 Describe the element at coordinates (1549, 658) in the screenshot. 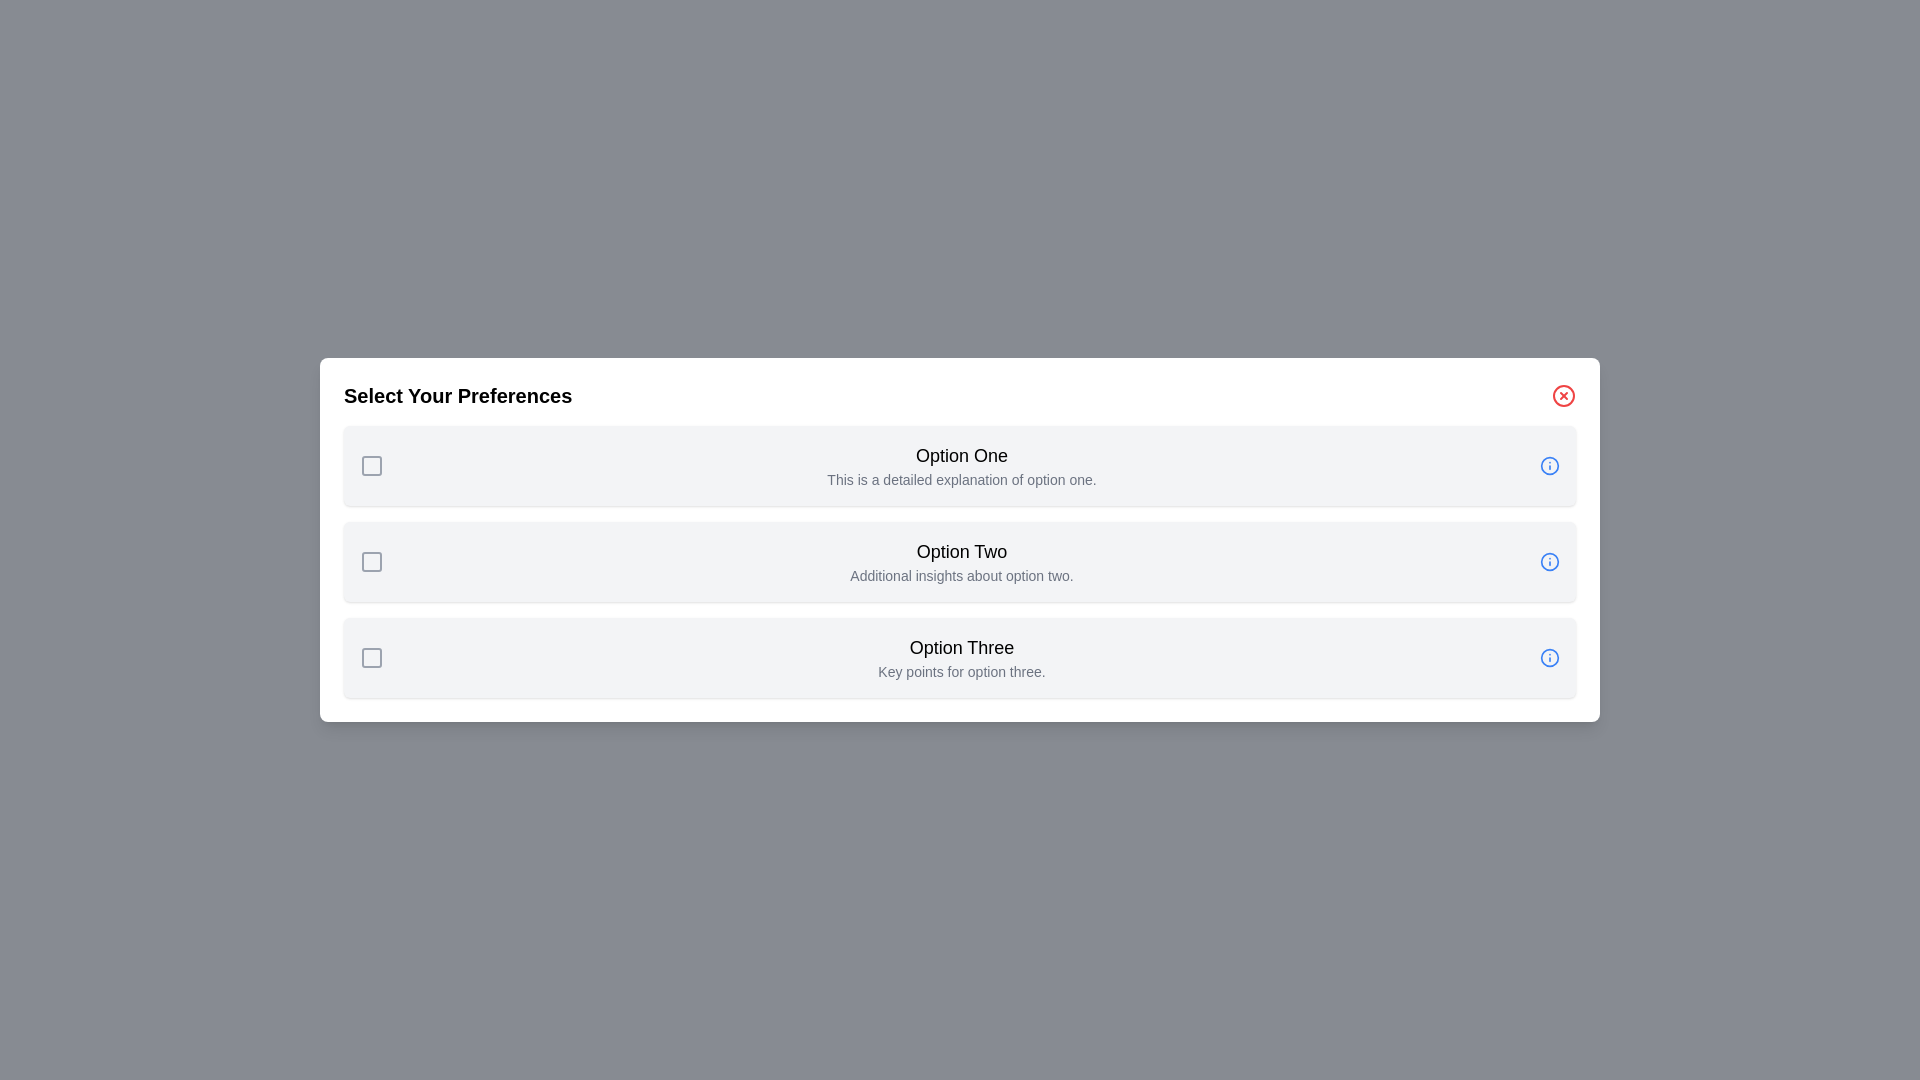

I see `the icon at the far right of the row labeled 'Option Three'` at that location.